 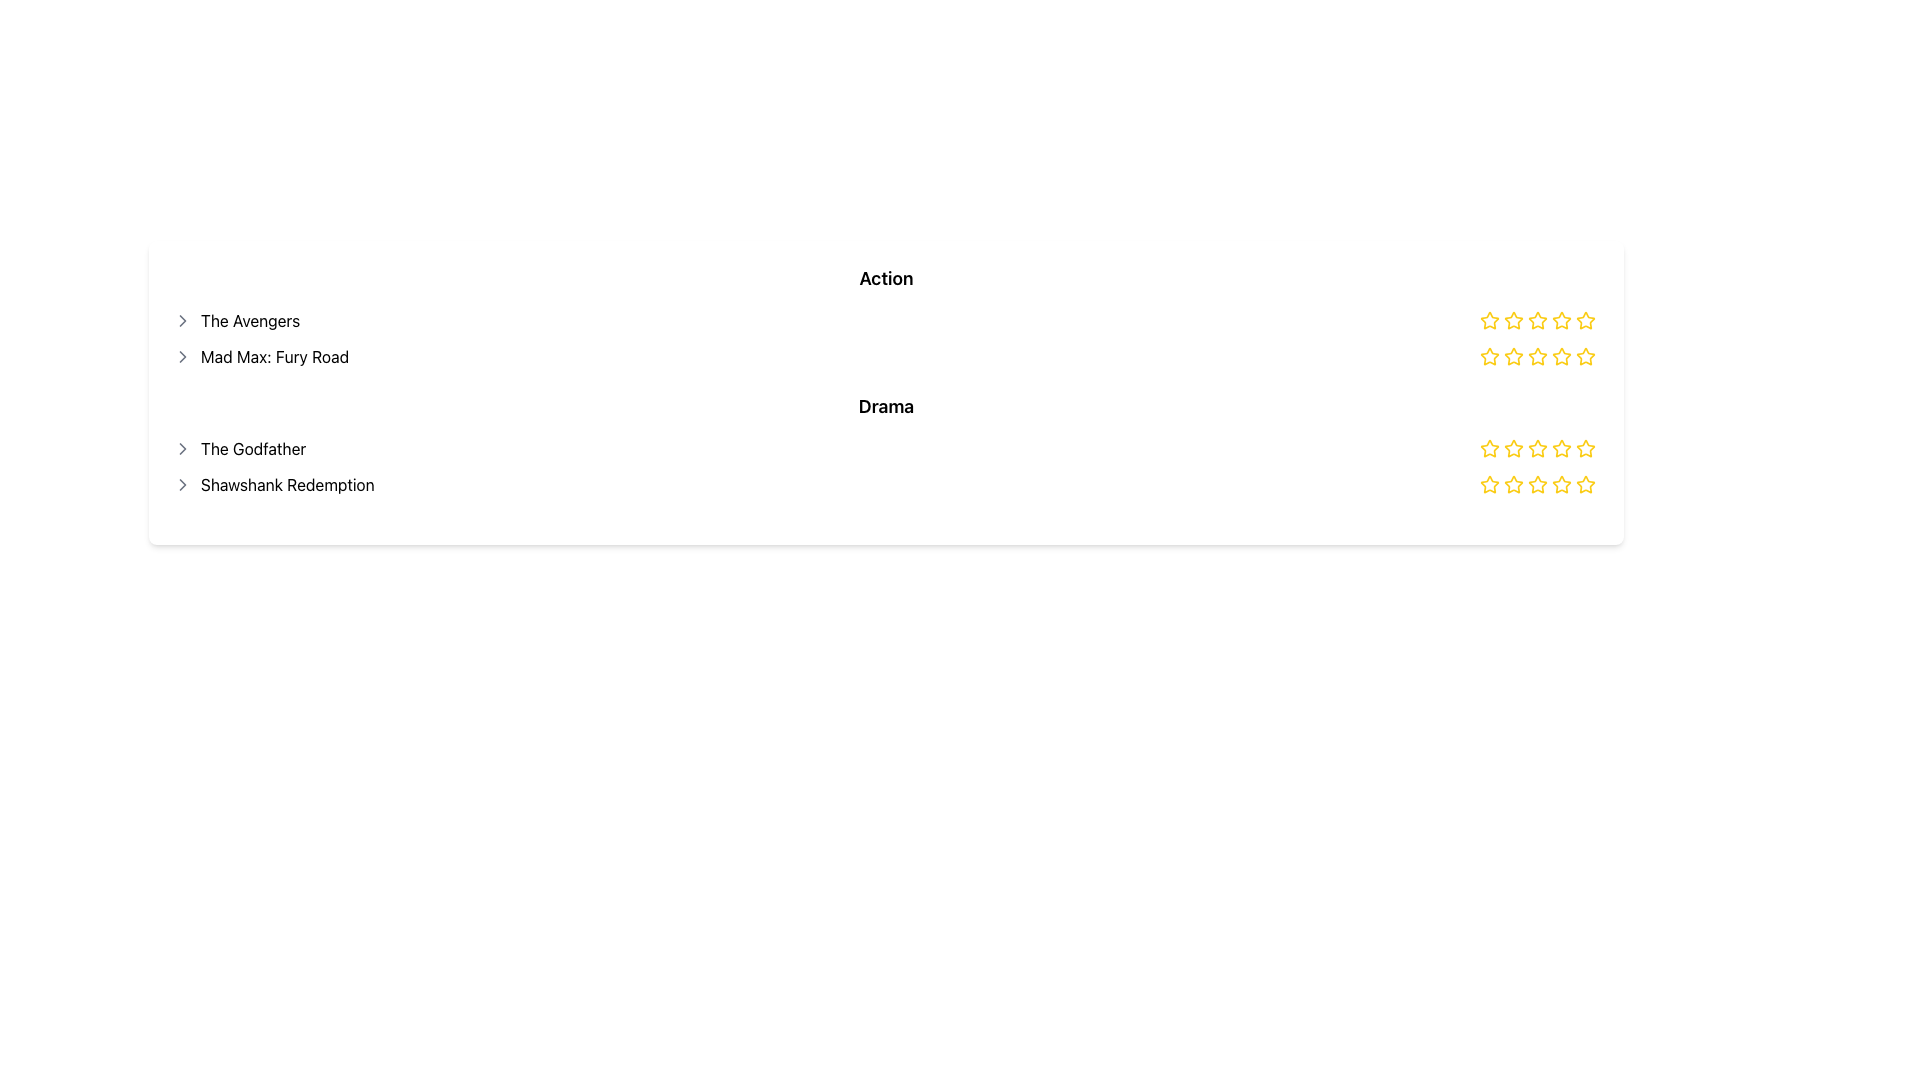 What do you see at coordinates (1539, 356) in the screenshot?
I see `the third yellow star icon in the rating array` at bounding box center [1539, 356].